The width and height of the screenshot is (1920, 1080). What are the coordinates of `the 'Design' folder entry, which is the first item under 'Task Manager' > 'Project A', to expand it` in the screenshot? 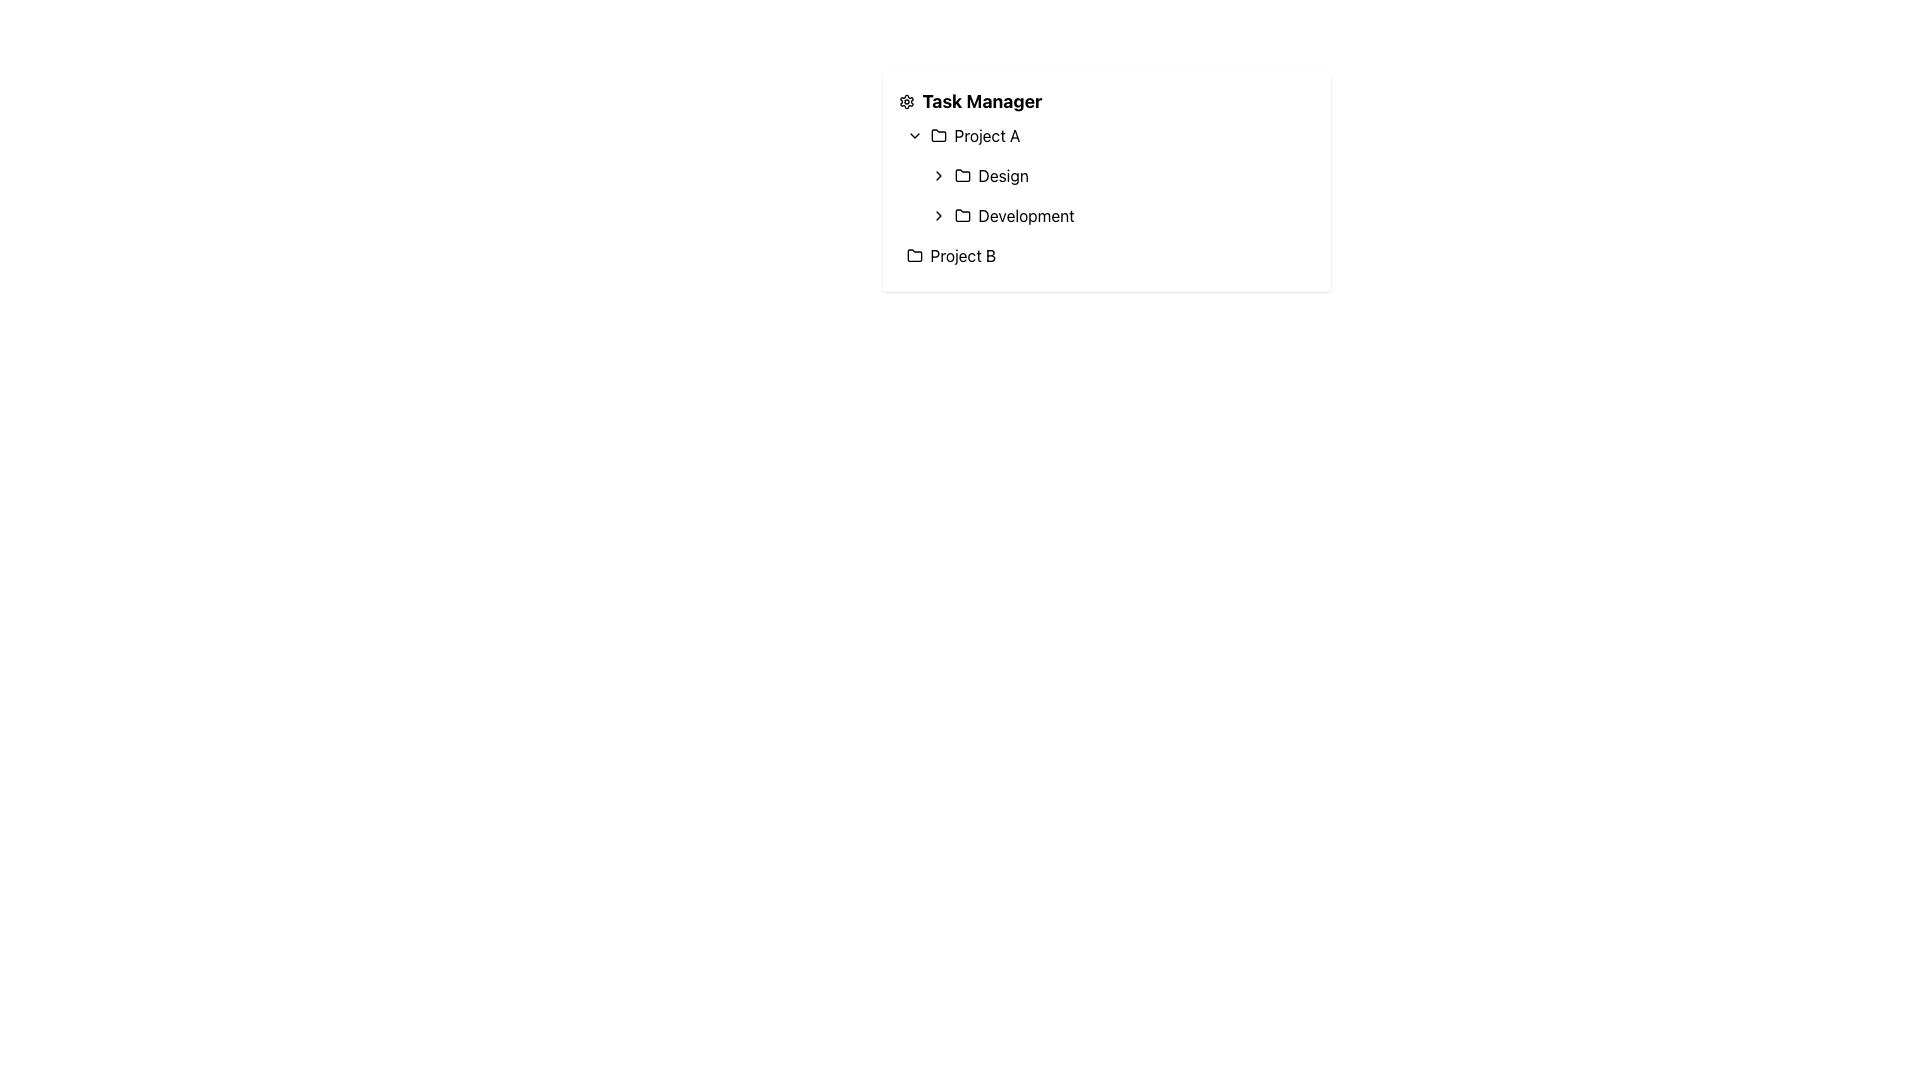 It's located at (1117, 175).